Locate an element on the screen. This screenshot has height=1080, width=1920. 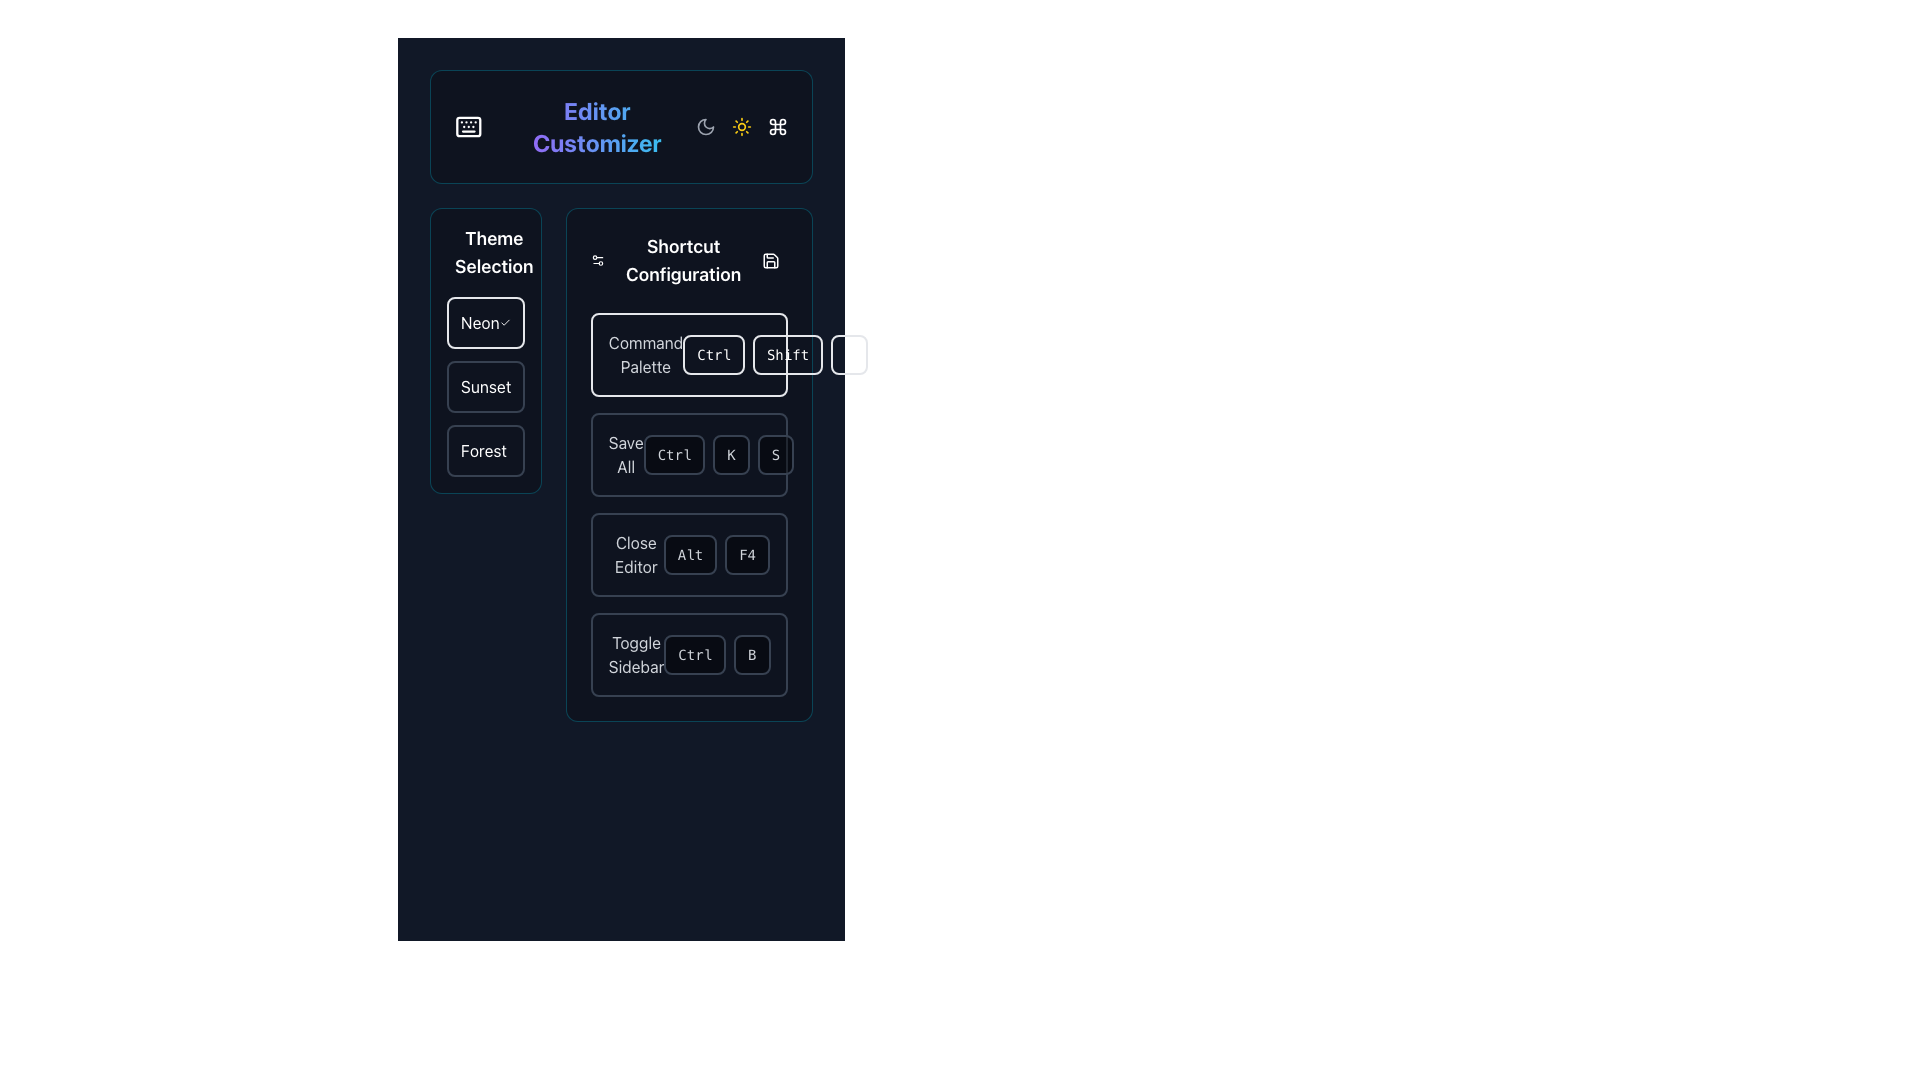
the 'Forest' button on the vertical theme selector menu located on the left-hand side of the interface is located at coordinates (485, 465).